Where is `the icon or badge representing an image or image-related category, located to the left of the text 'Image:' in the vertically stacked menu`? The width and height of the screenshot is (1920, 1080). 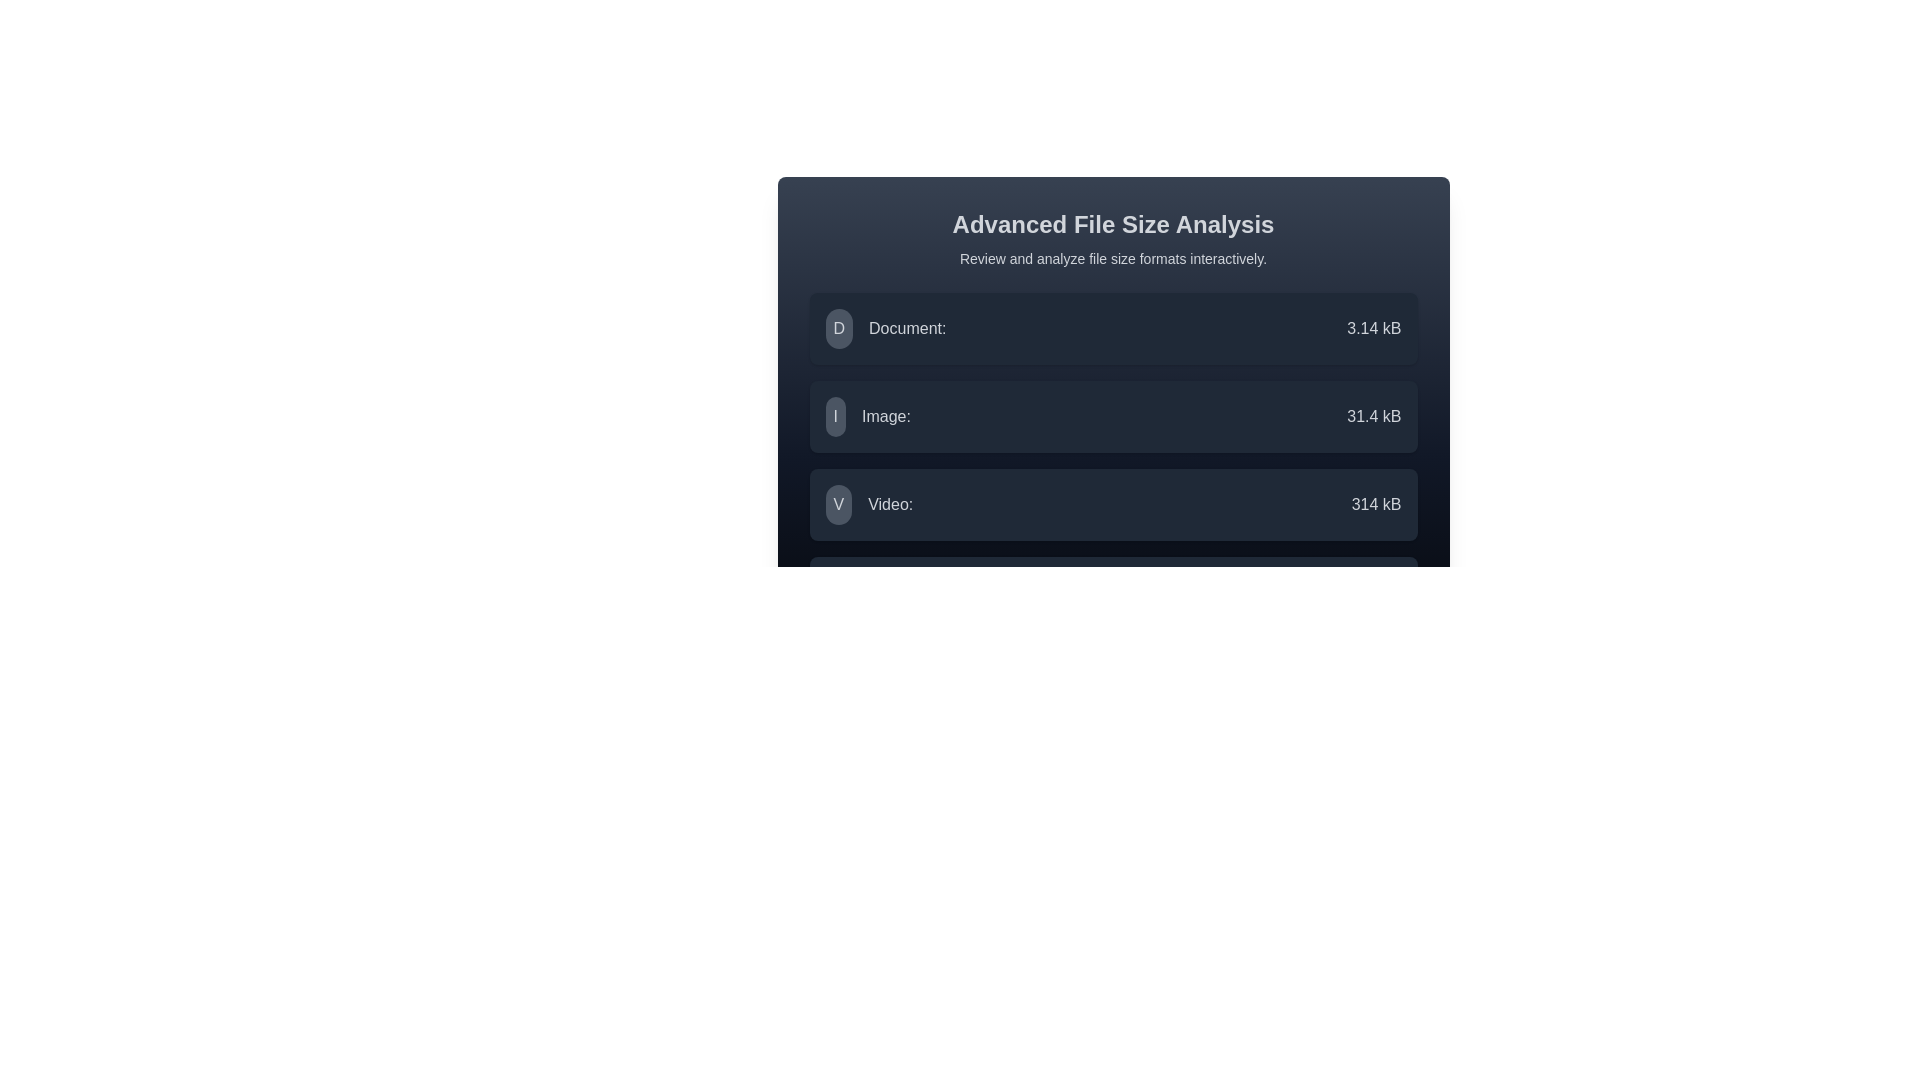 the icon or badge representing an image or image-related category, located to the left of the text 'Image:' in the vertically stacked menu is located at coordinates (835, 415).